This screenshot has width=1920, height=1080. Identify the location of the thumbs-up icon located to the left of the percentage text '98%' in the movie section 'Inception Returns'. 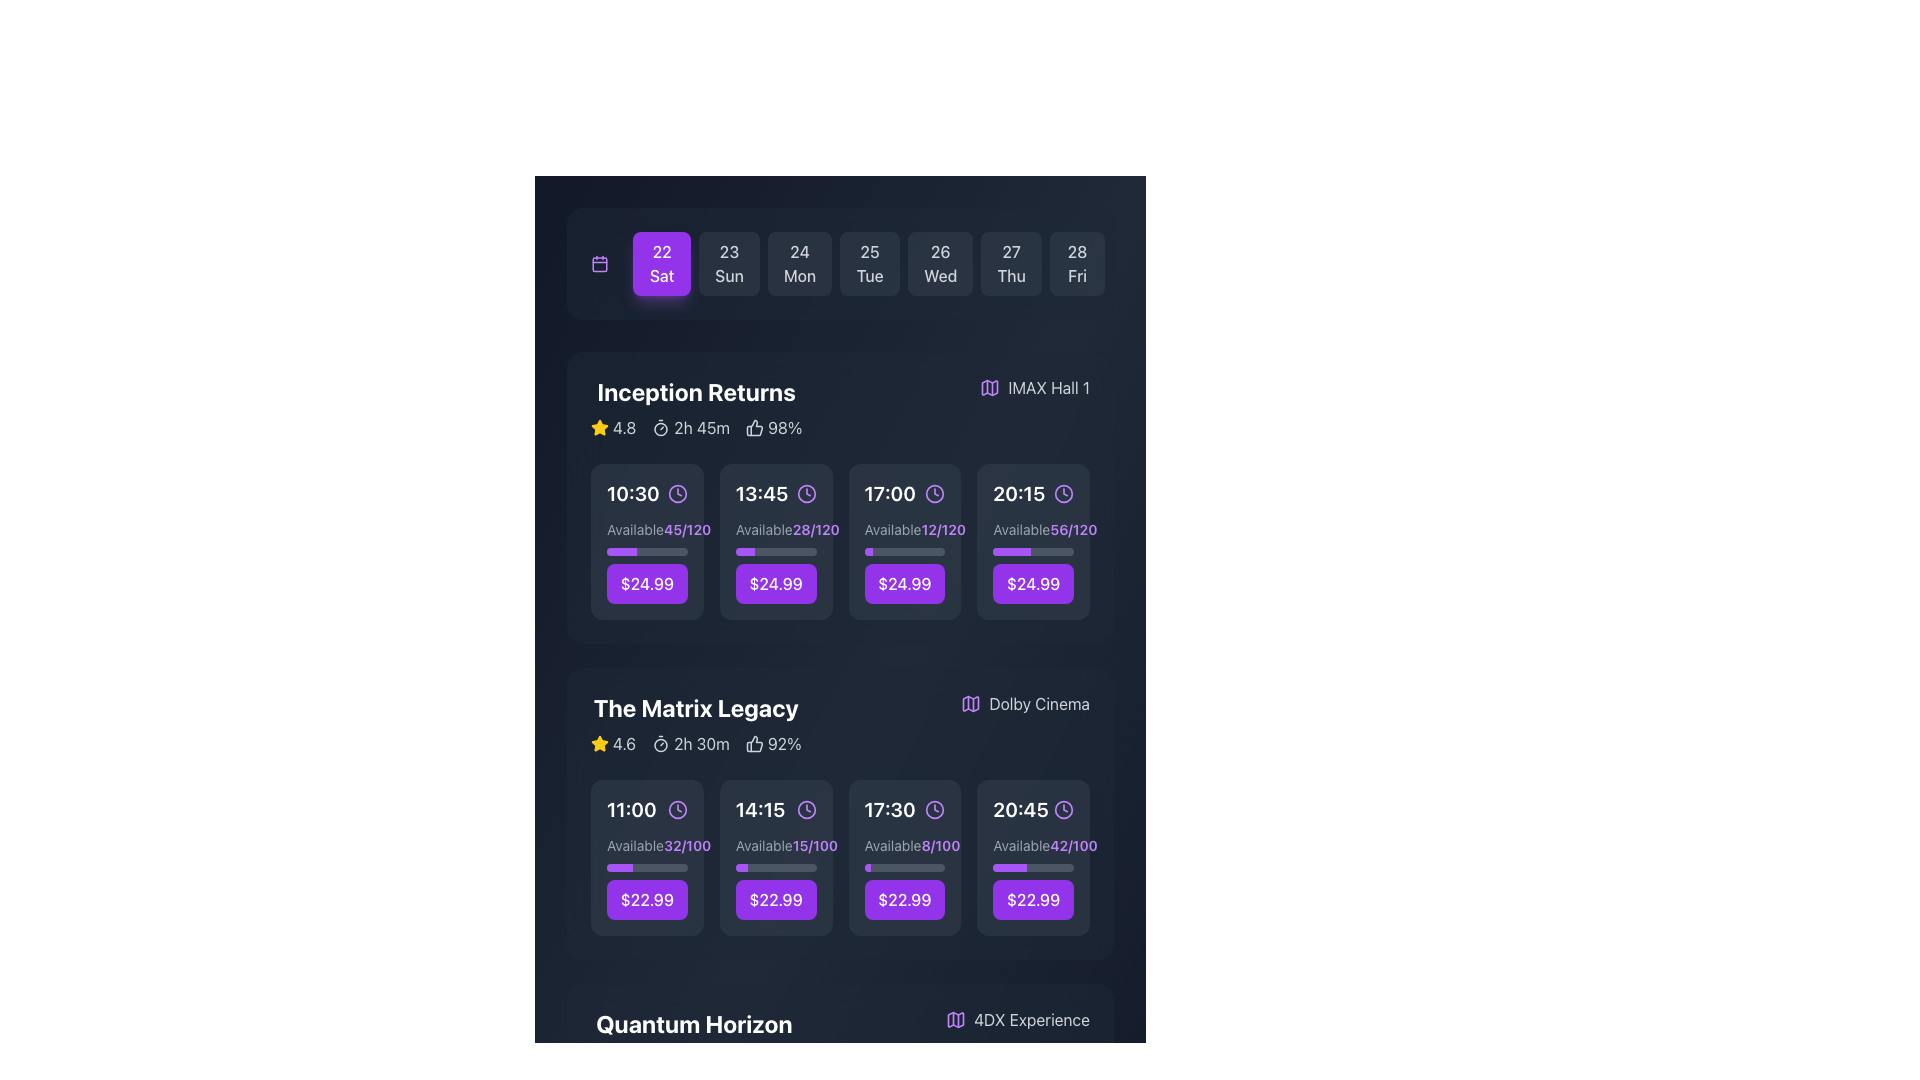
(754, 427).